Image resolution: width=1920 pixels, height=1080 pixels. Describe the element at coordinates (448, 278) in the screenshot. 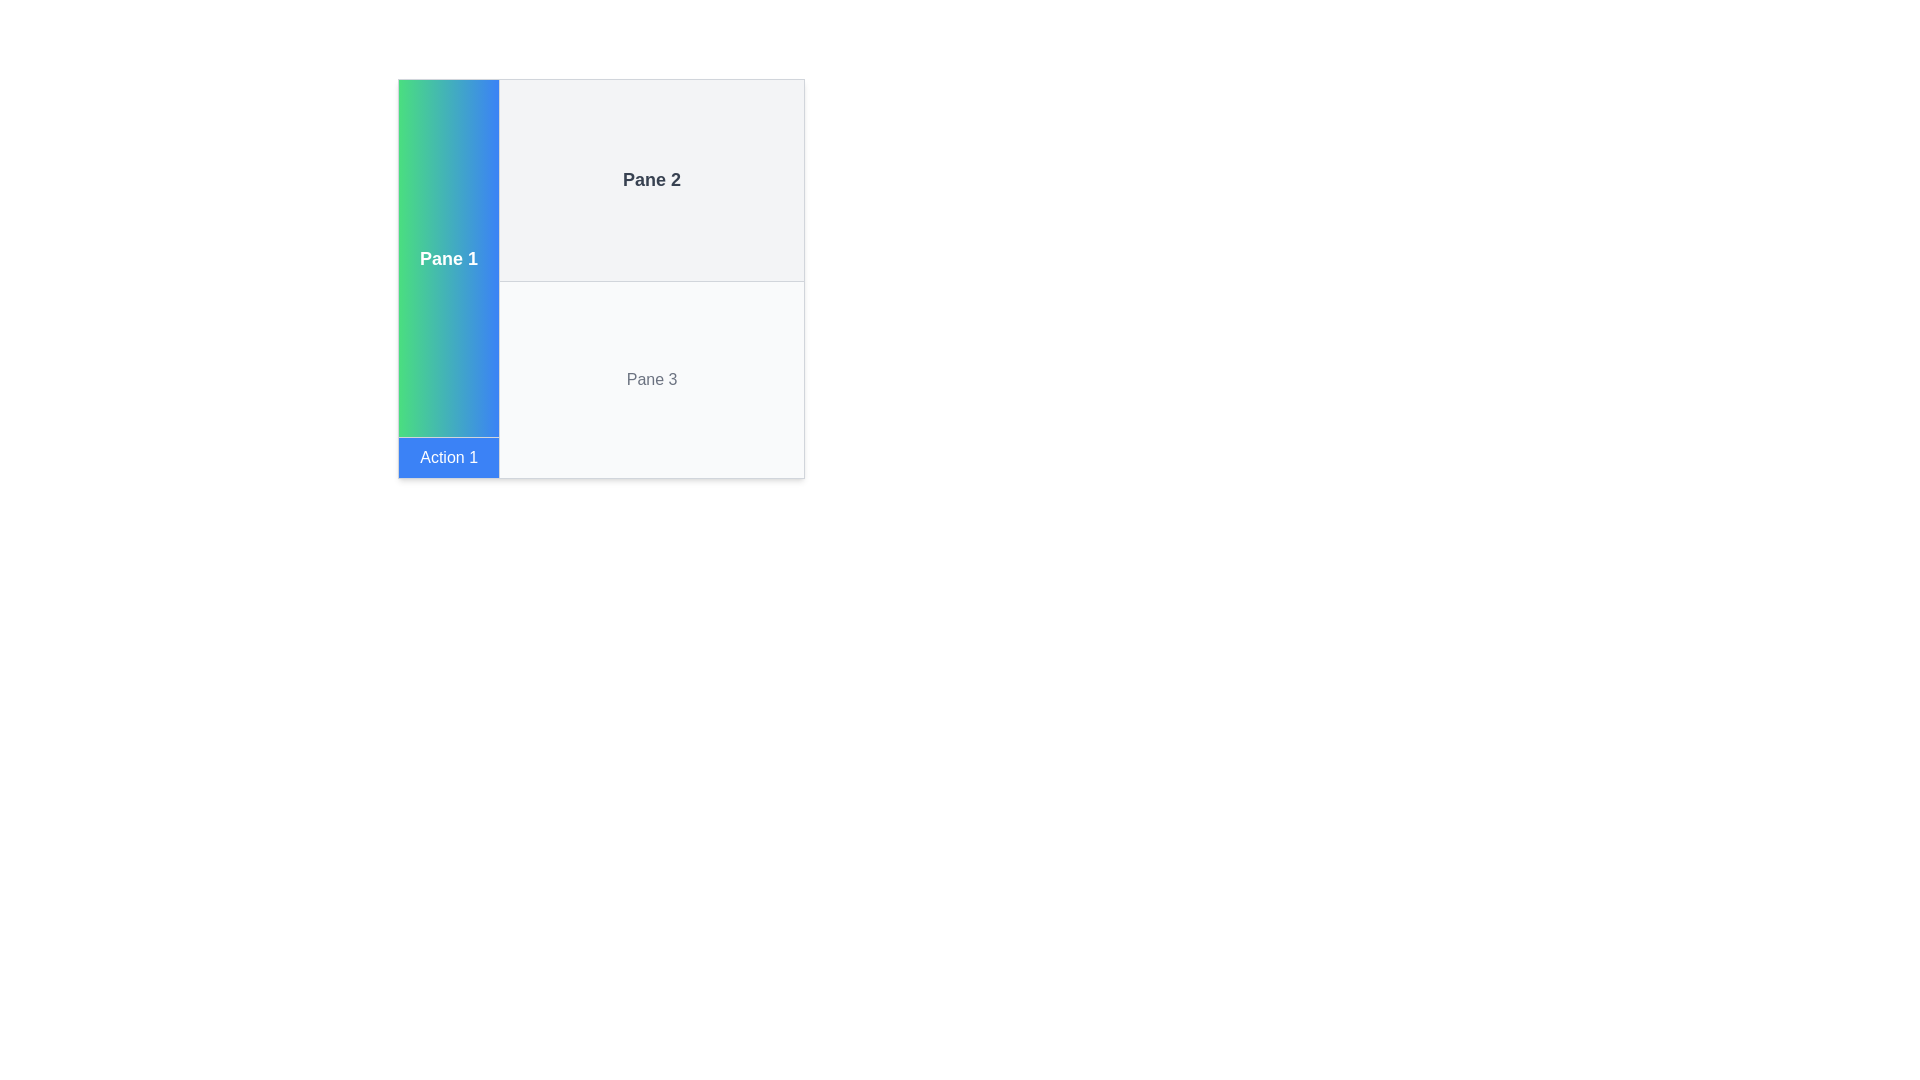

I see `the first pane in the multi-pane layout, which serves as a visual and textual identifier for the section, located in the leftmost column` at that location.